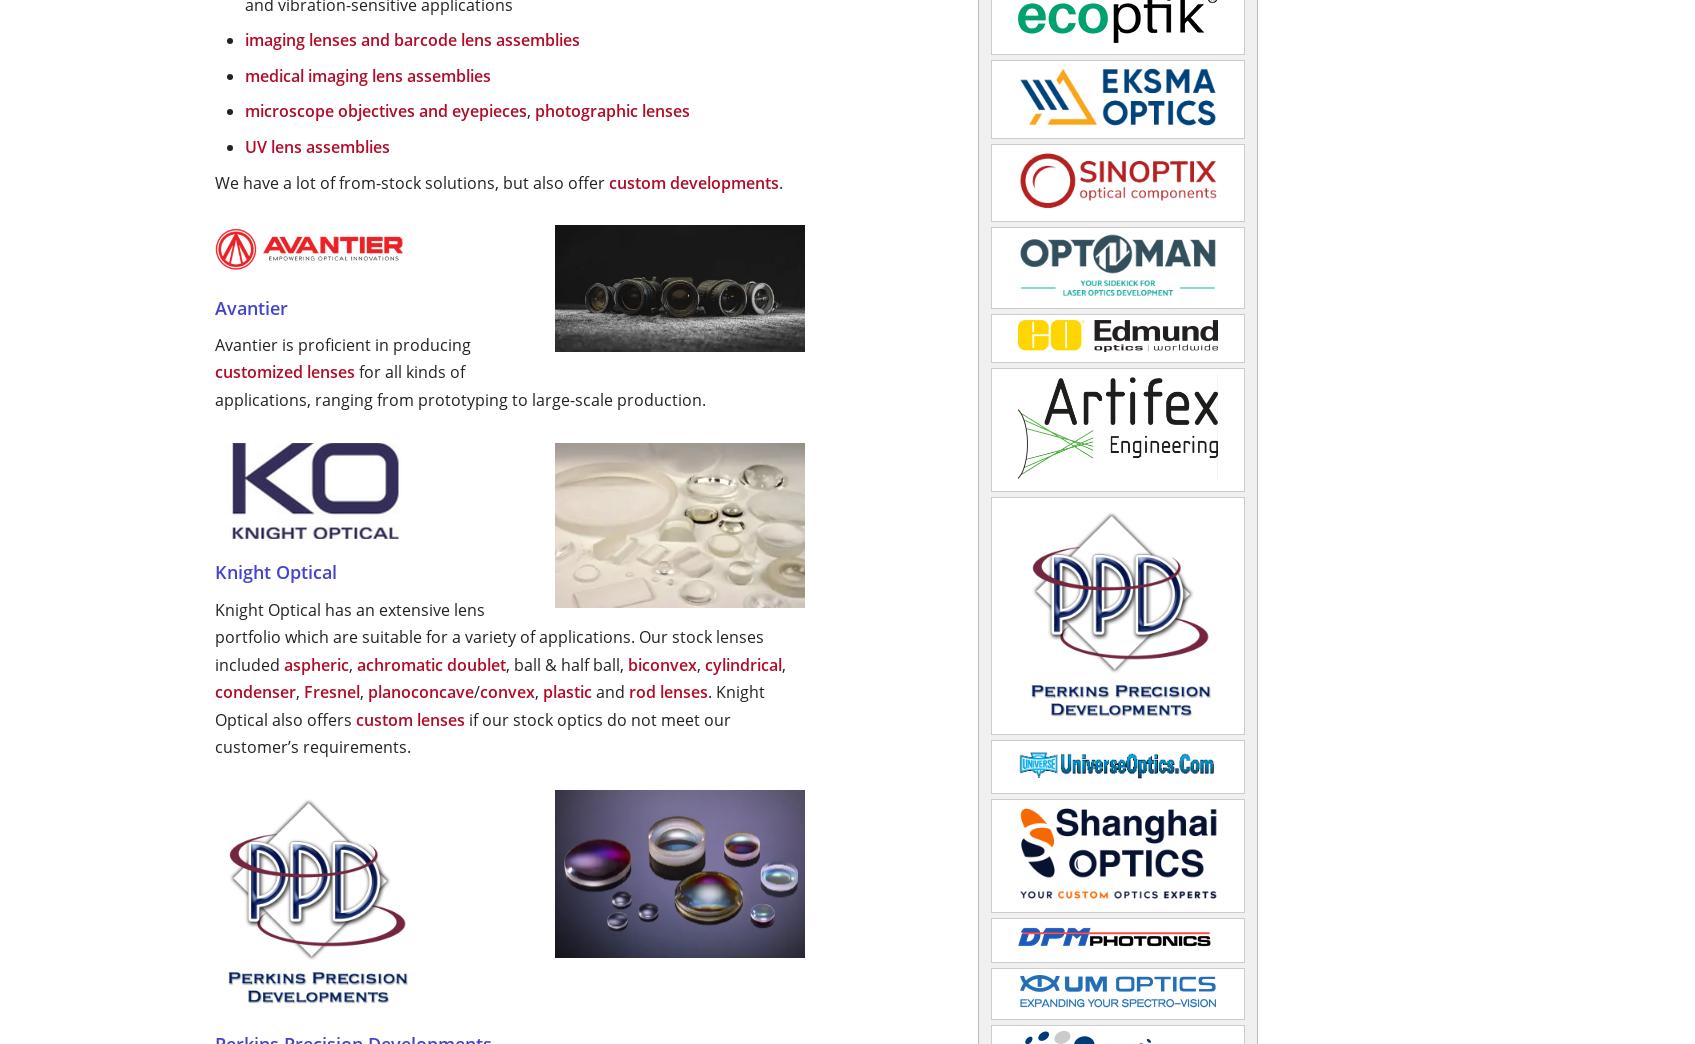  What do you see at coordinates (354, 719) in the screenshot?
I see `'custom lenses'` at bounding box center [354, 719].